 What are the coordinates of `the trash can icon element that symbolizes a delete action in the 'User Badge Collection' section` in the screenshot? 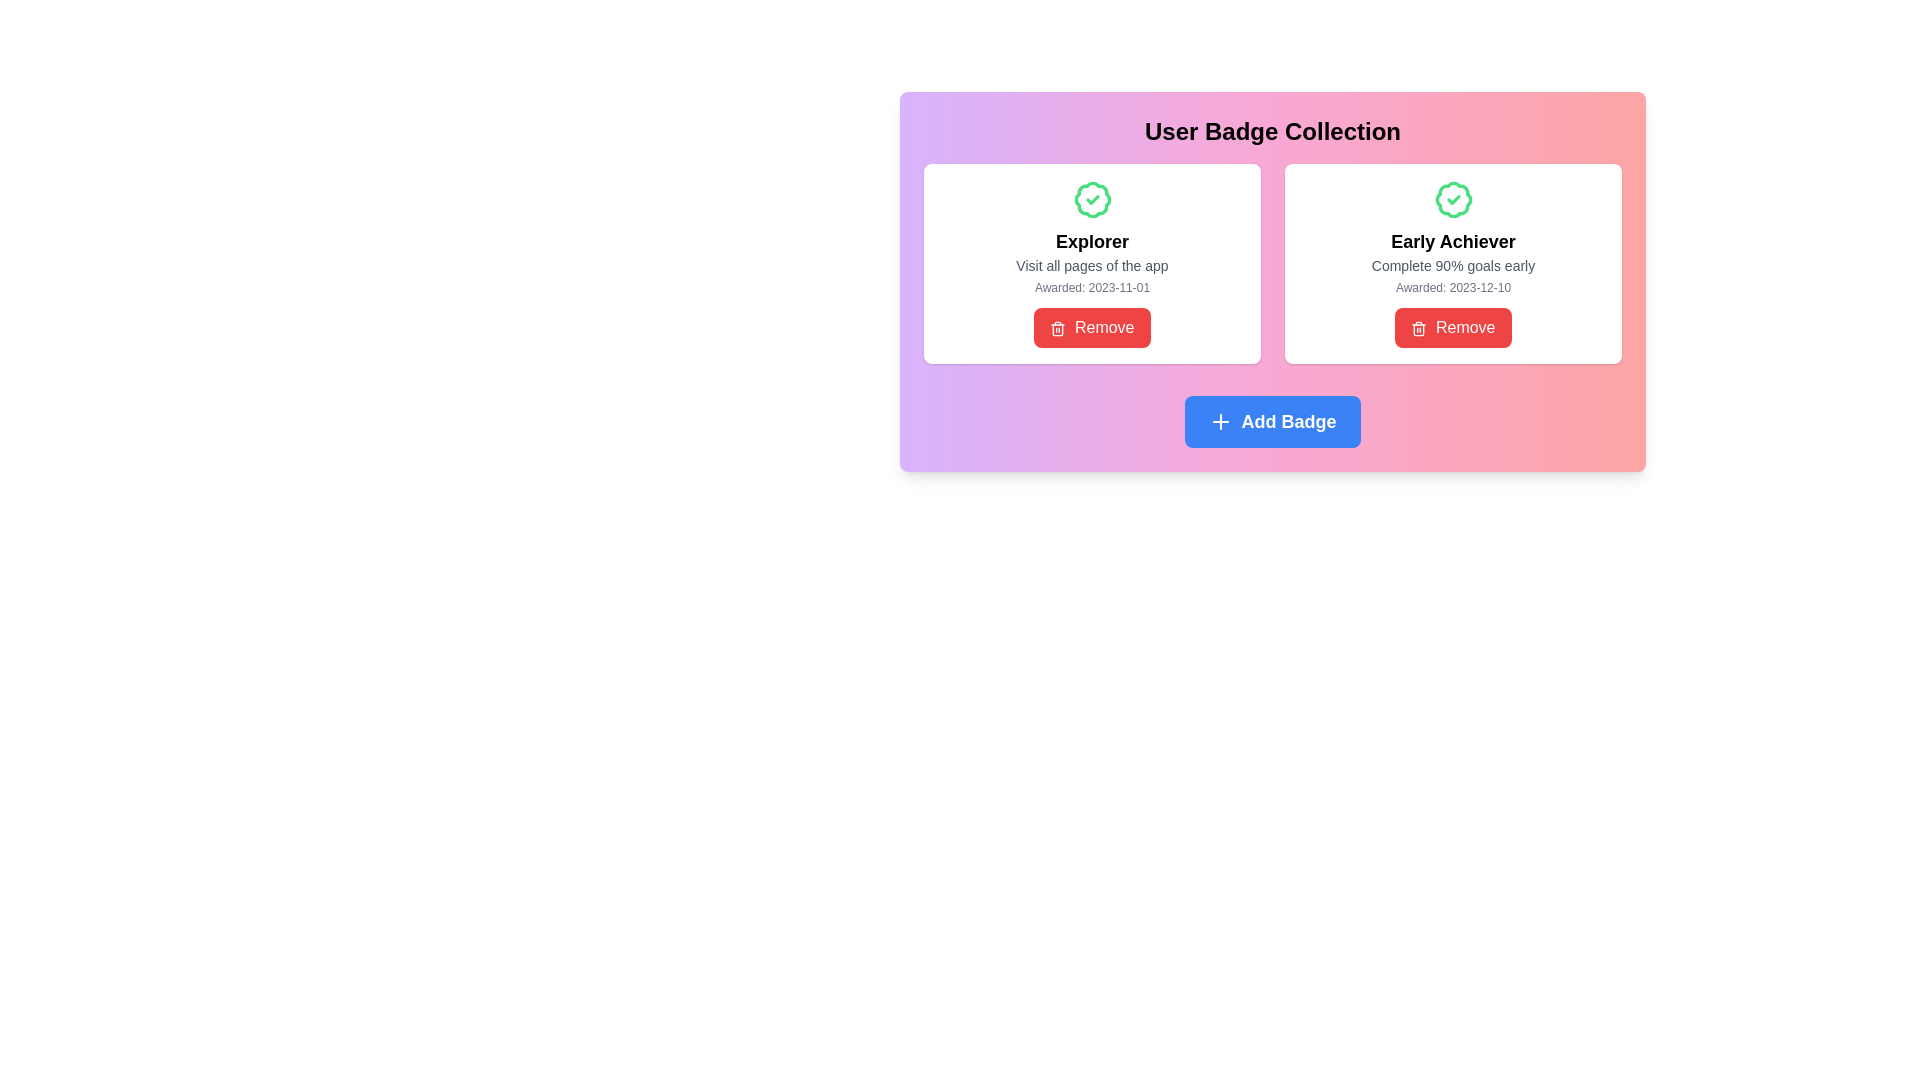 It's located at (1057, 329).